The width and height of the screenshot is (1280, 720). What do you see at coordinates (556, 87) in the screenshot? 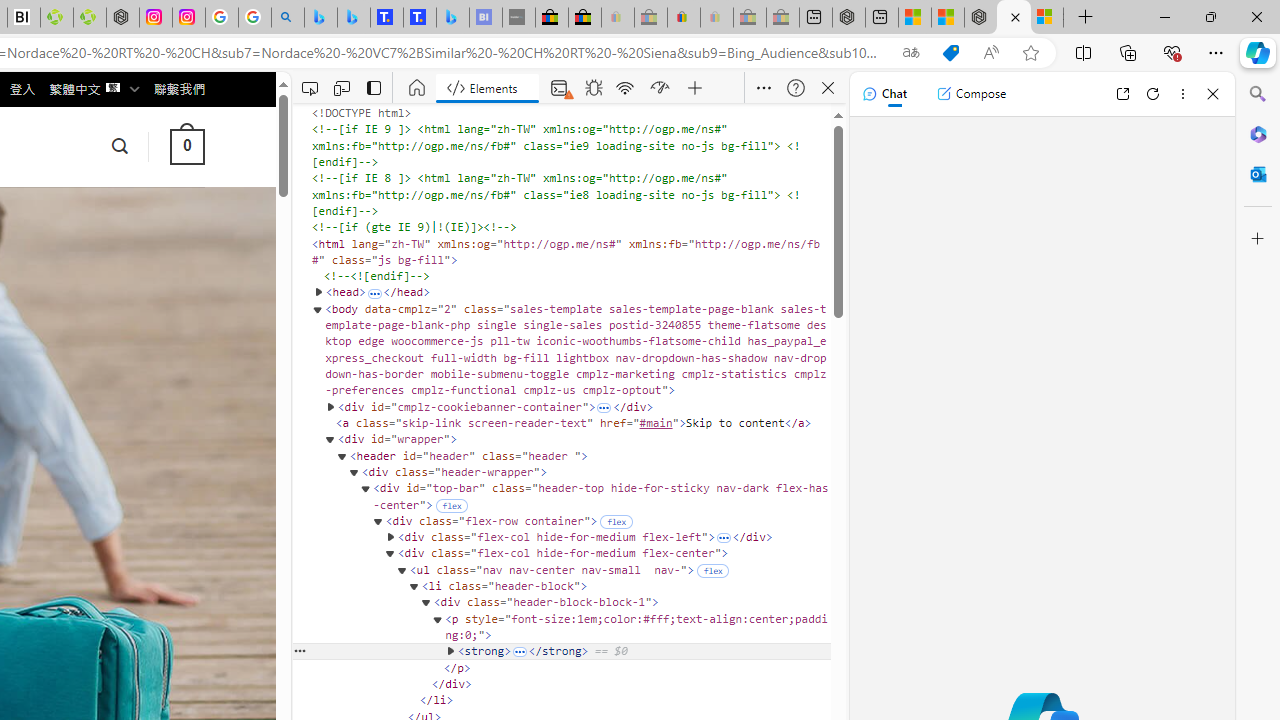
I see `'Console warnings present.'` at bounding box center [556, 87].